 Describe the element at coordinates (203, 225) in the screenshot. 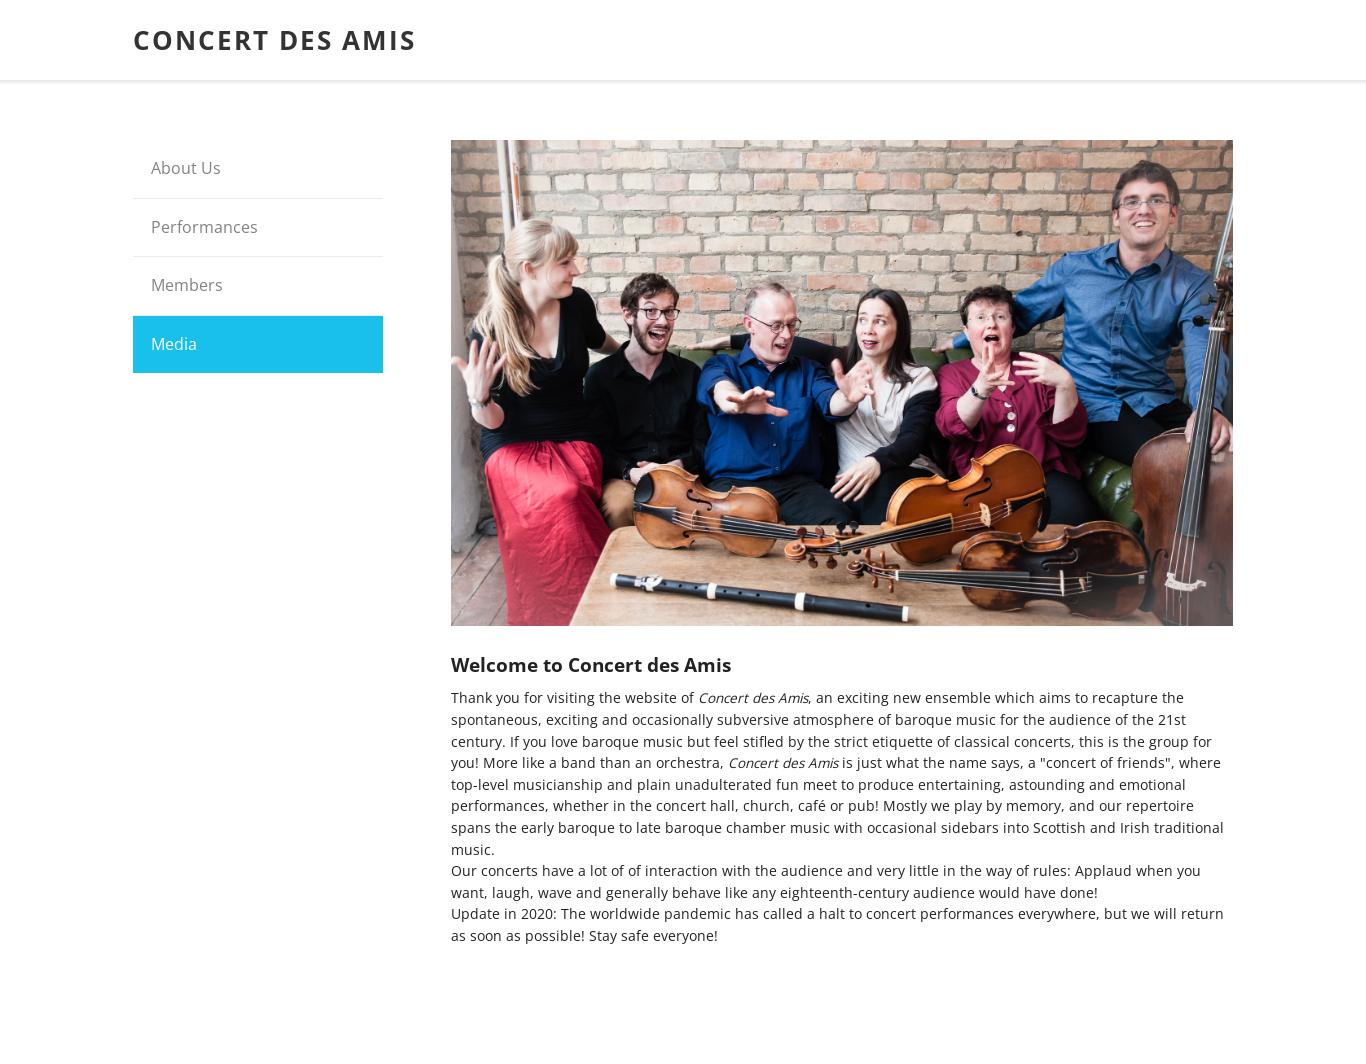

I see `'Performances'` at that location.